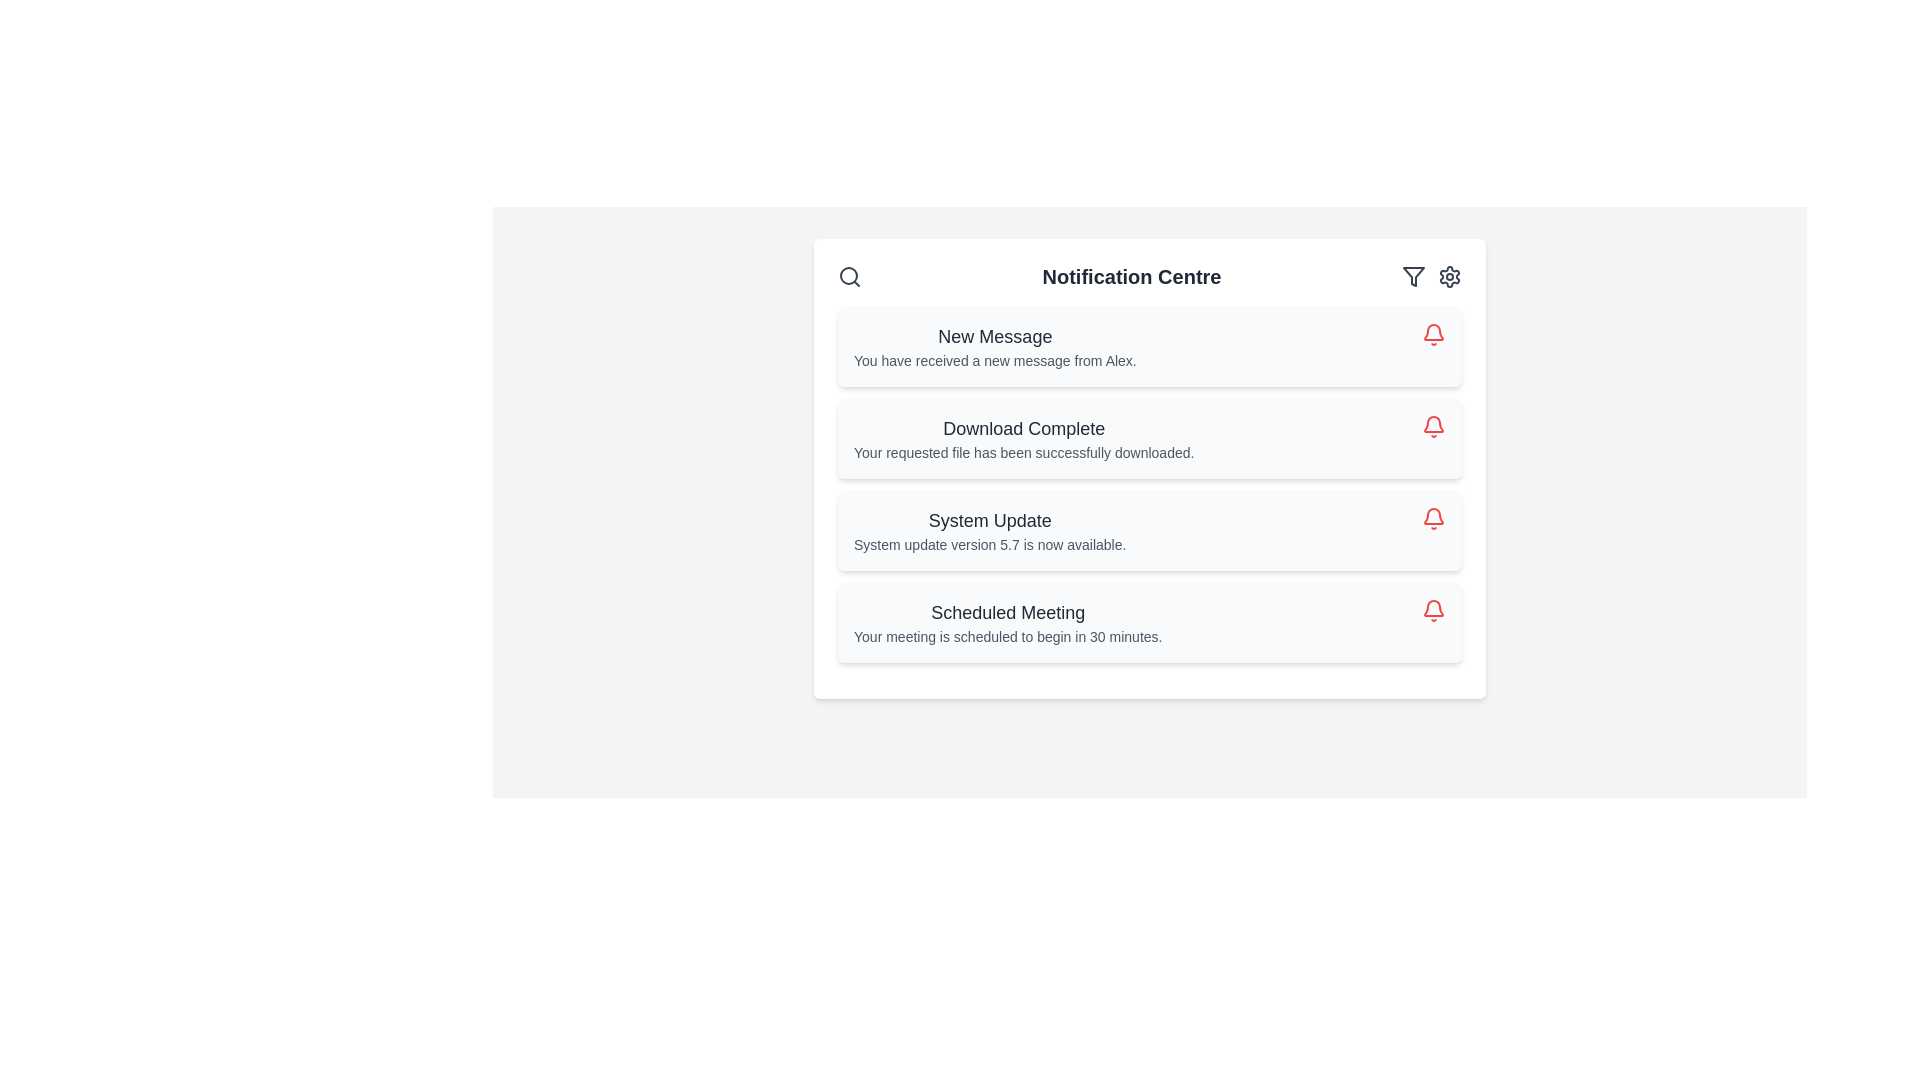 Image resolution: width=1920 pixels, height=1080 pixels. Describe the element at coordinates (849, 277) in the screenshot. I see `the search icon, which is a circular magnifying glass styled in gray, located in the top-left corner of the Notification Centre header row` at that location.